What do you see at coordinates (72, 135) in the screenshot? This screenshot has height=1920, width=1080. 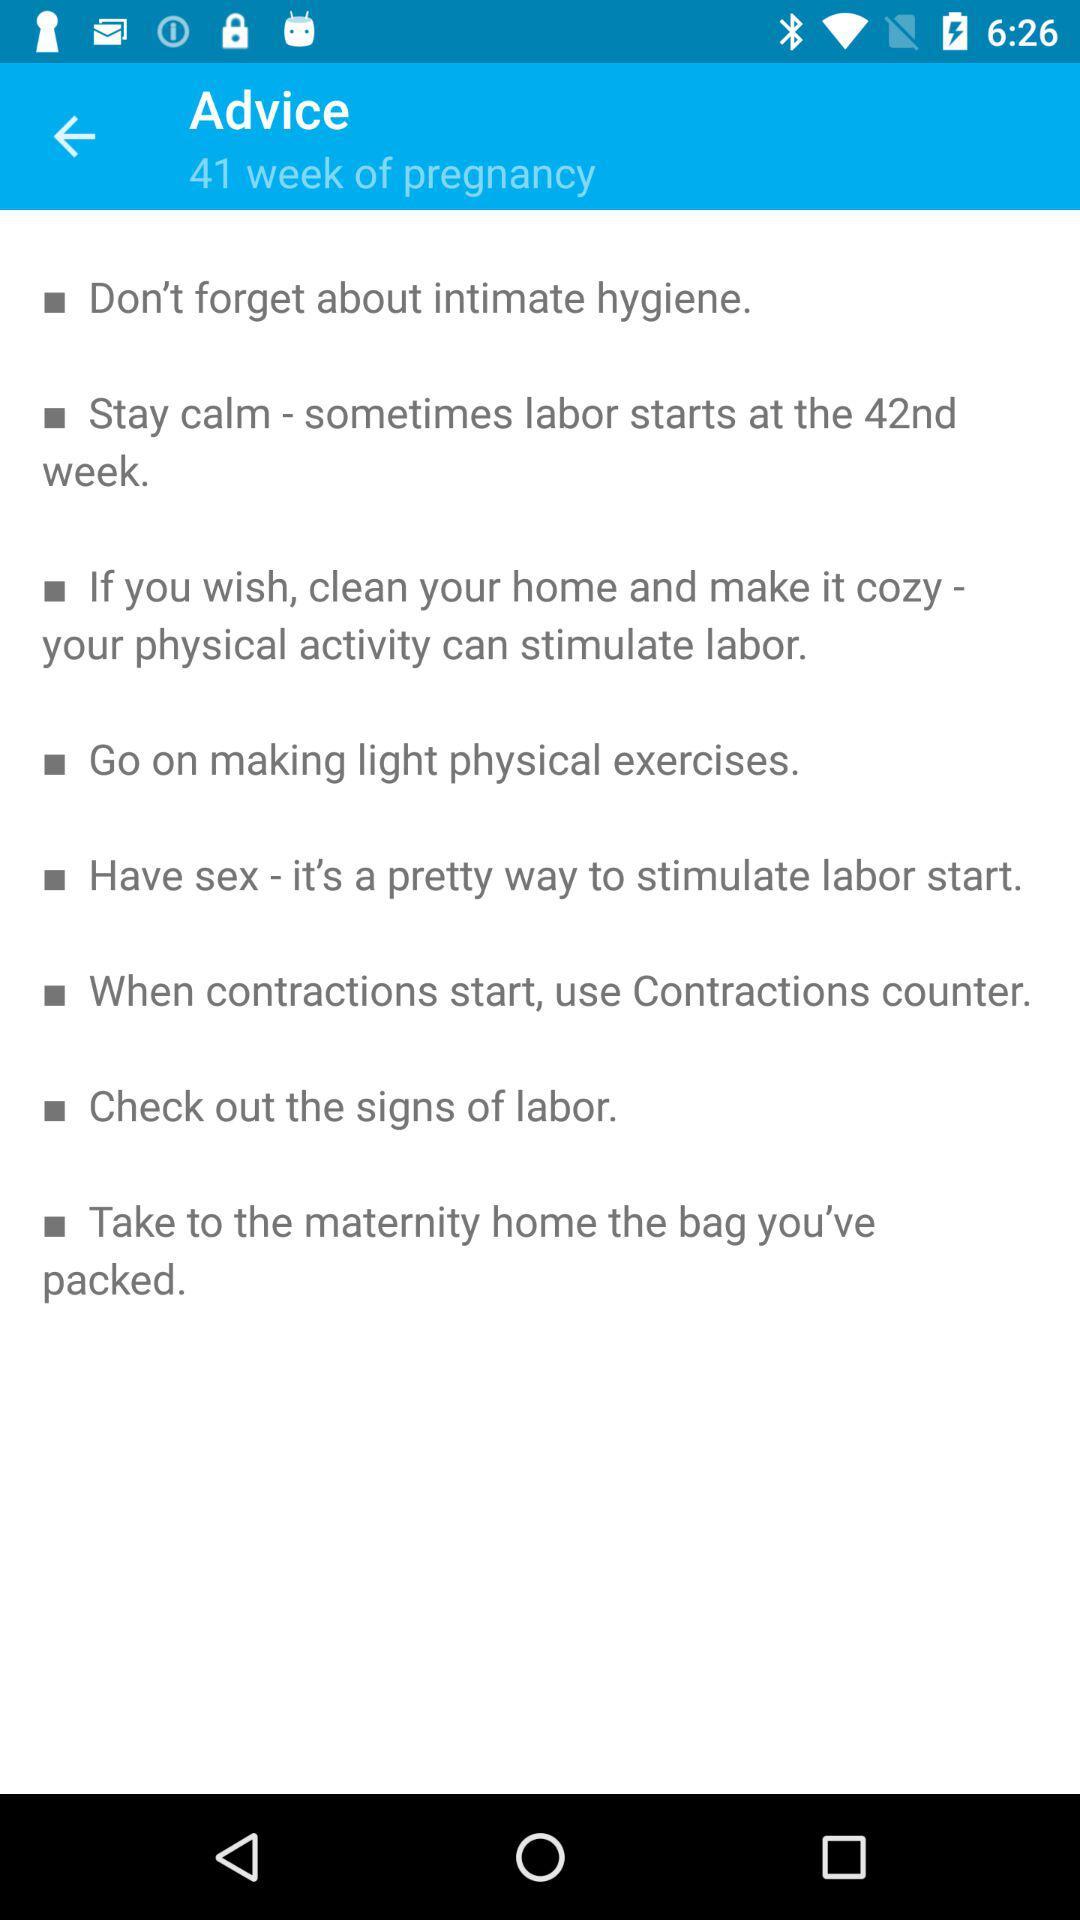 I see `the item above the don t forget item` at bounding box center [72, 135].